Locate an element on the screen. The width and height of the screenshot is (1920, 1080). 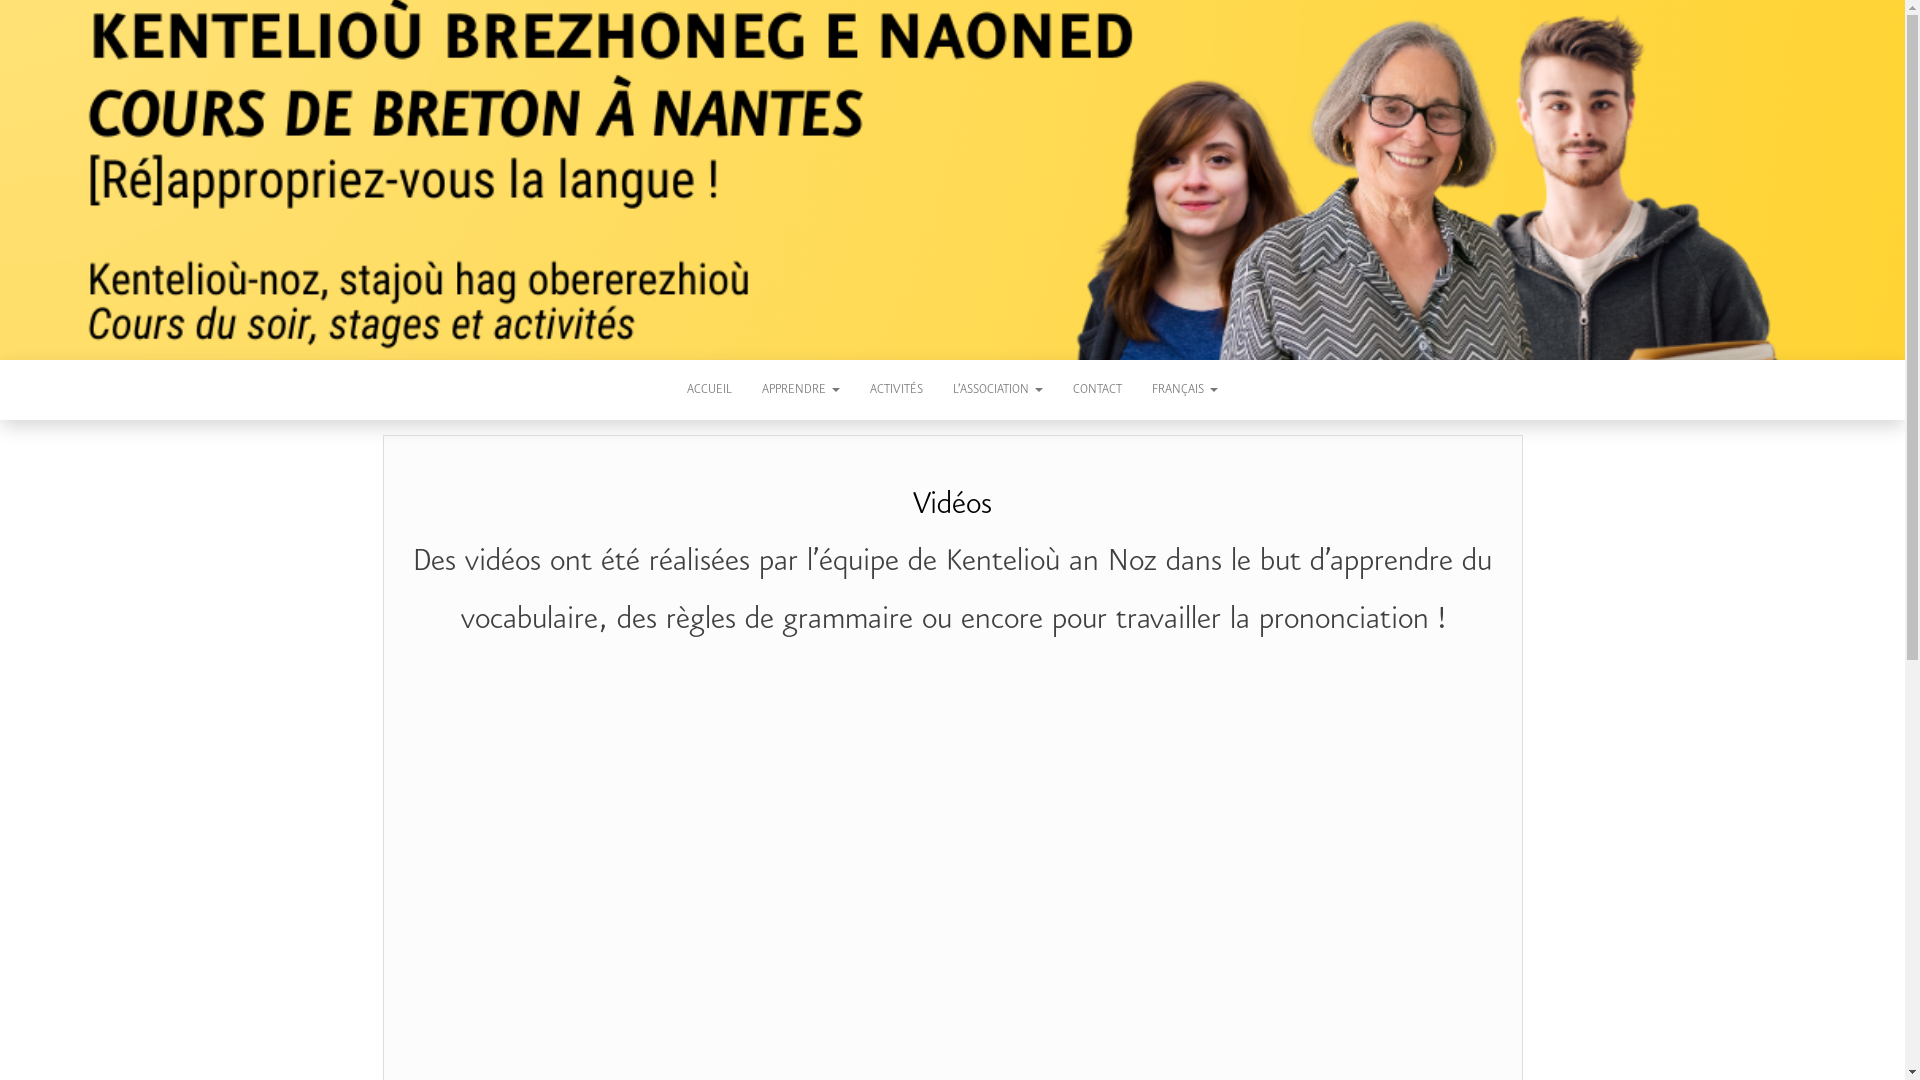
'ACCUEIL' is located at coordinates (709, 389).